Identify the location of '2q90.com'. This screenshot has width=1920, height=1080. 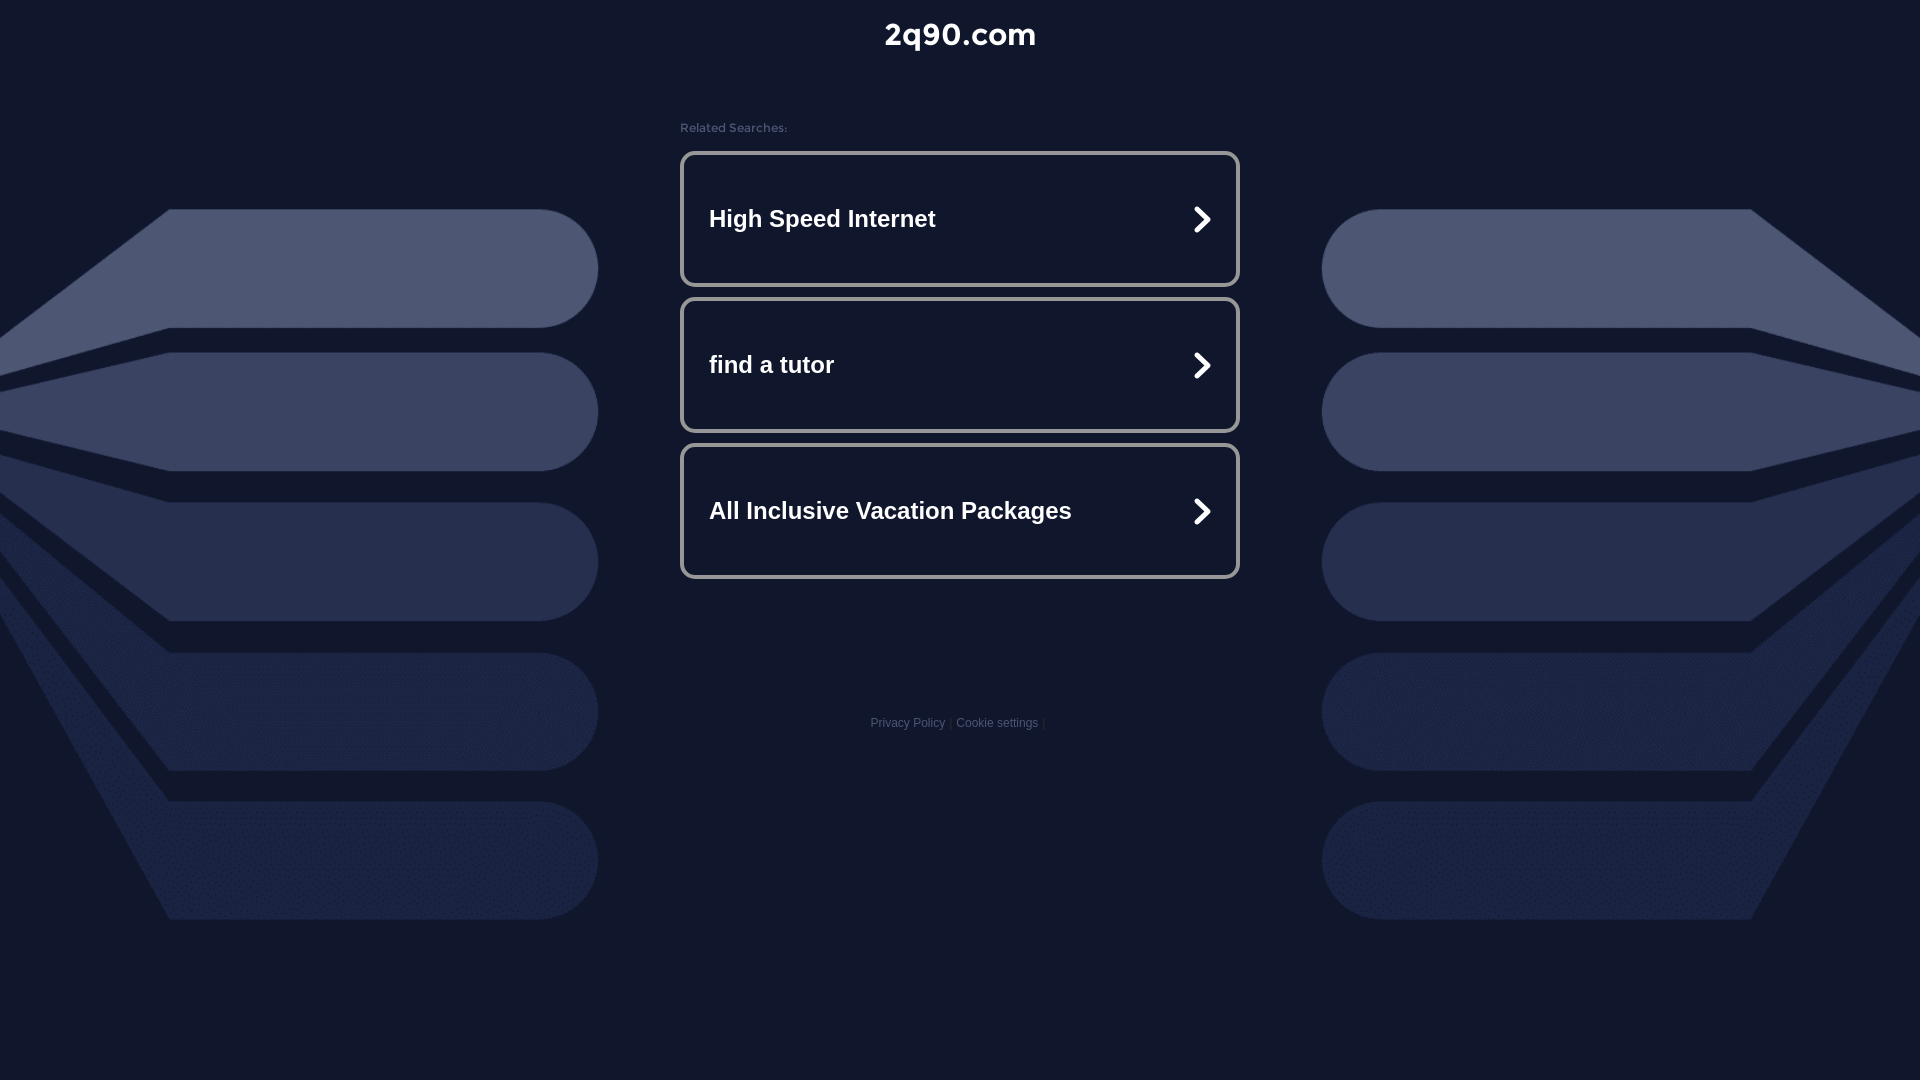
(882, 34).